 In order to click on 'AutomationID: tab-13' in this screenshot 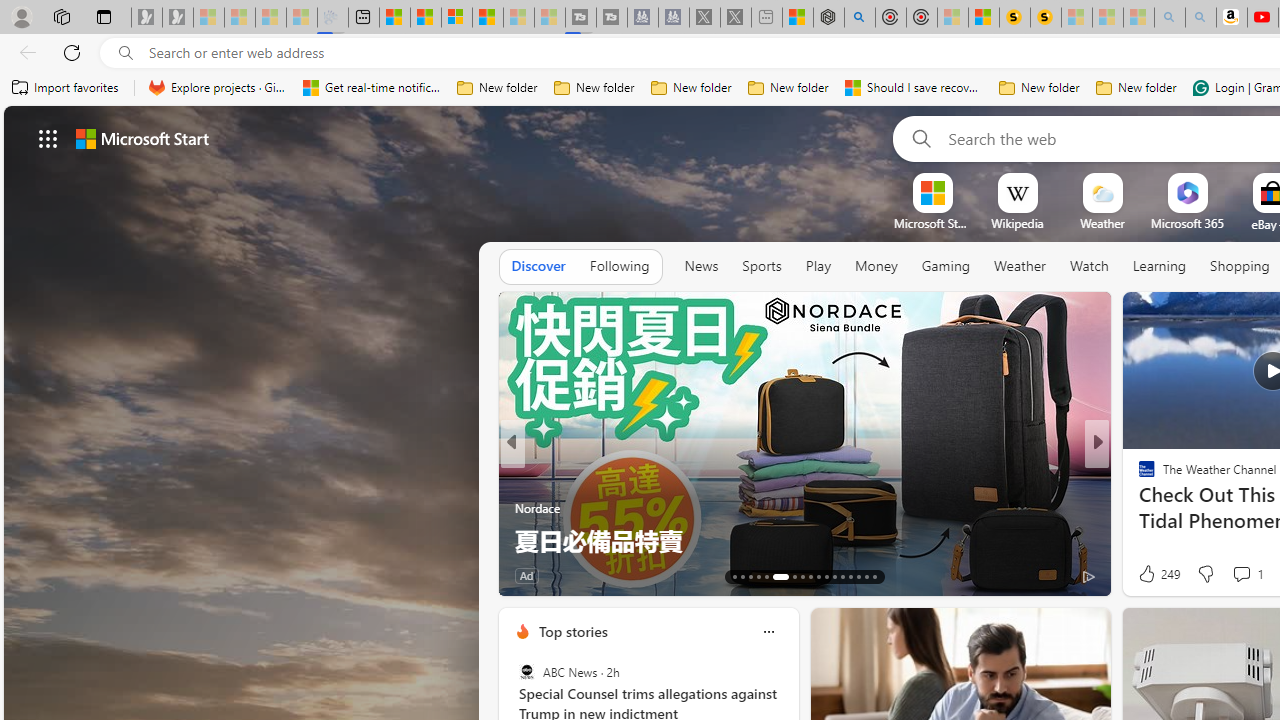, I will do `click(733, 577)`.